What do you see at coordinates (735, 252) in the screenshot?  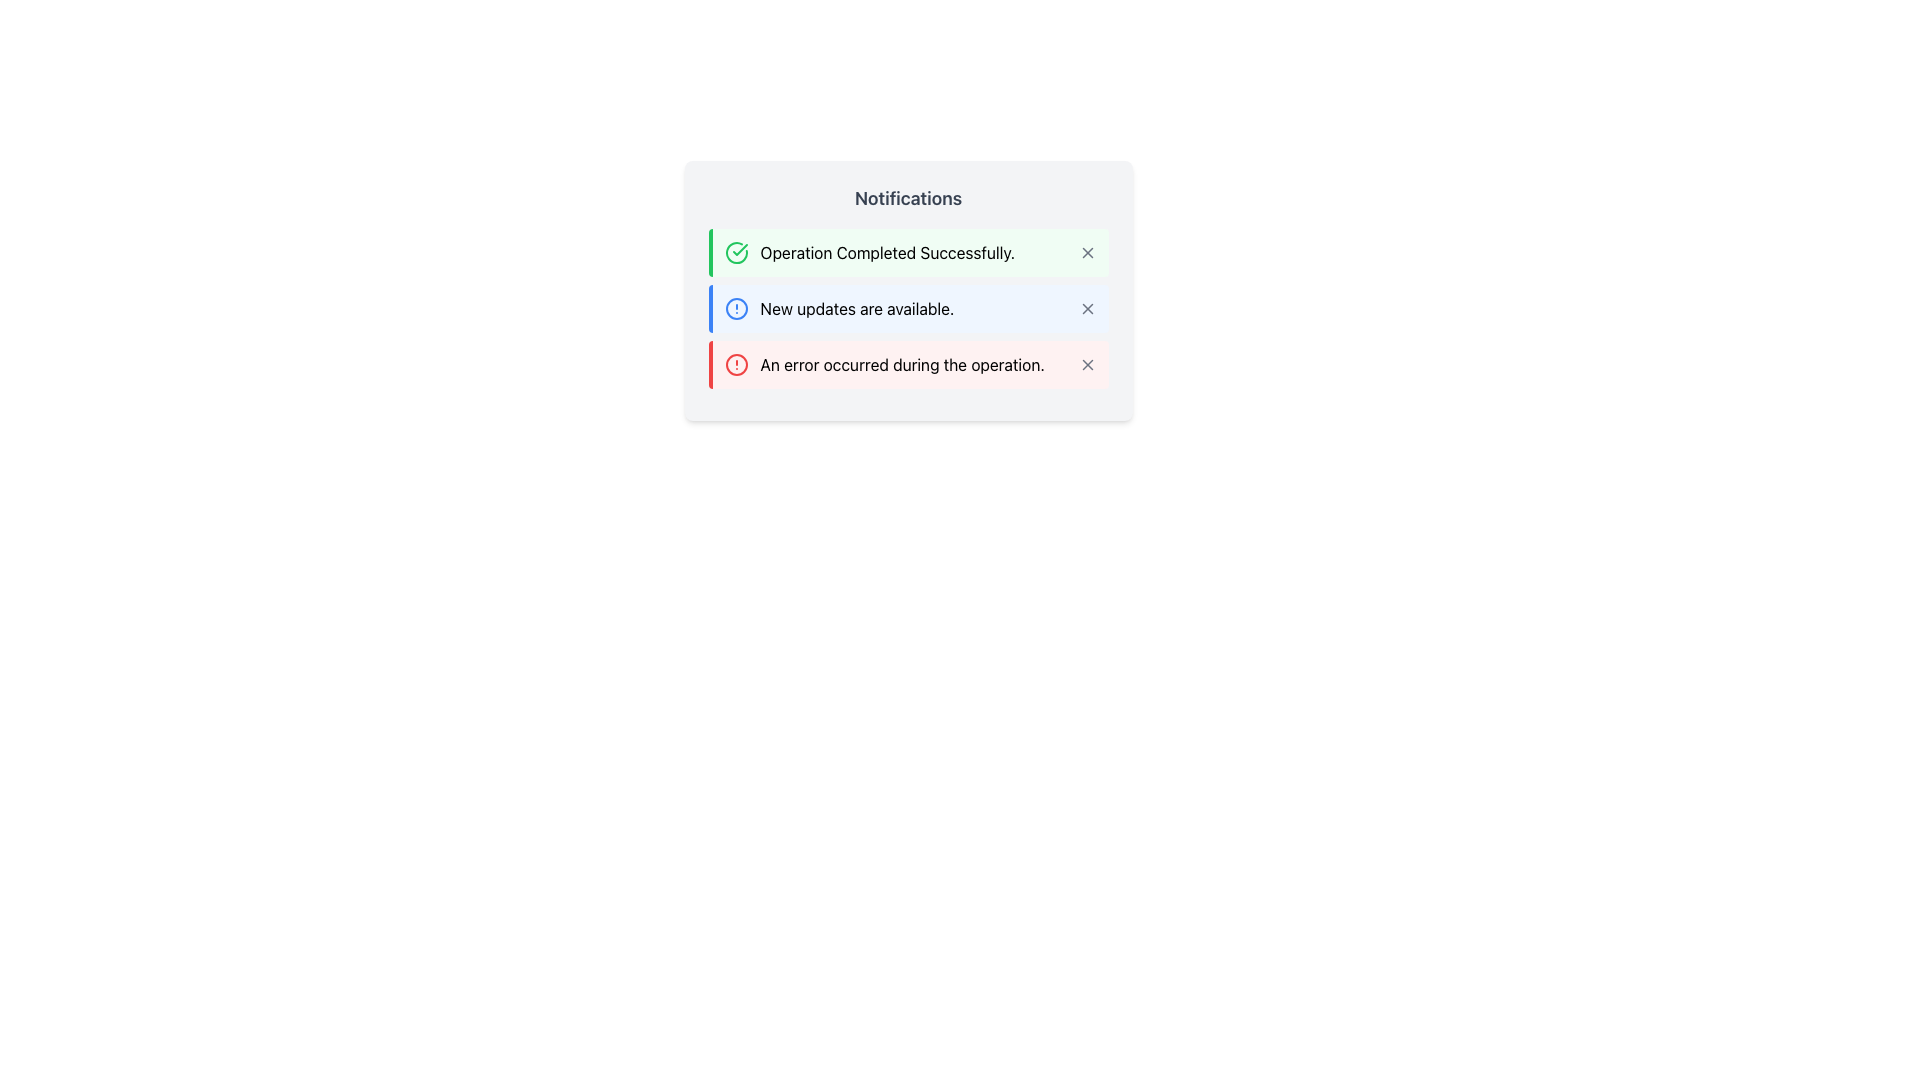 I see `the green circular icon with a checkmark inside, which symbolizes a successful action, located adjacent to the text 'Operation Completed Successfully.'` at bounding box center [735, 252].